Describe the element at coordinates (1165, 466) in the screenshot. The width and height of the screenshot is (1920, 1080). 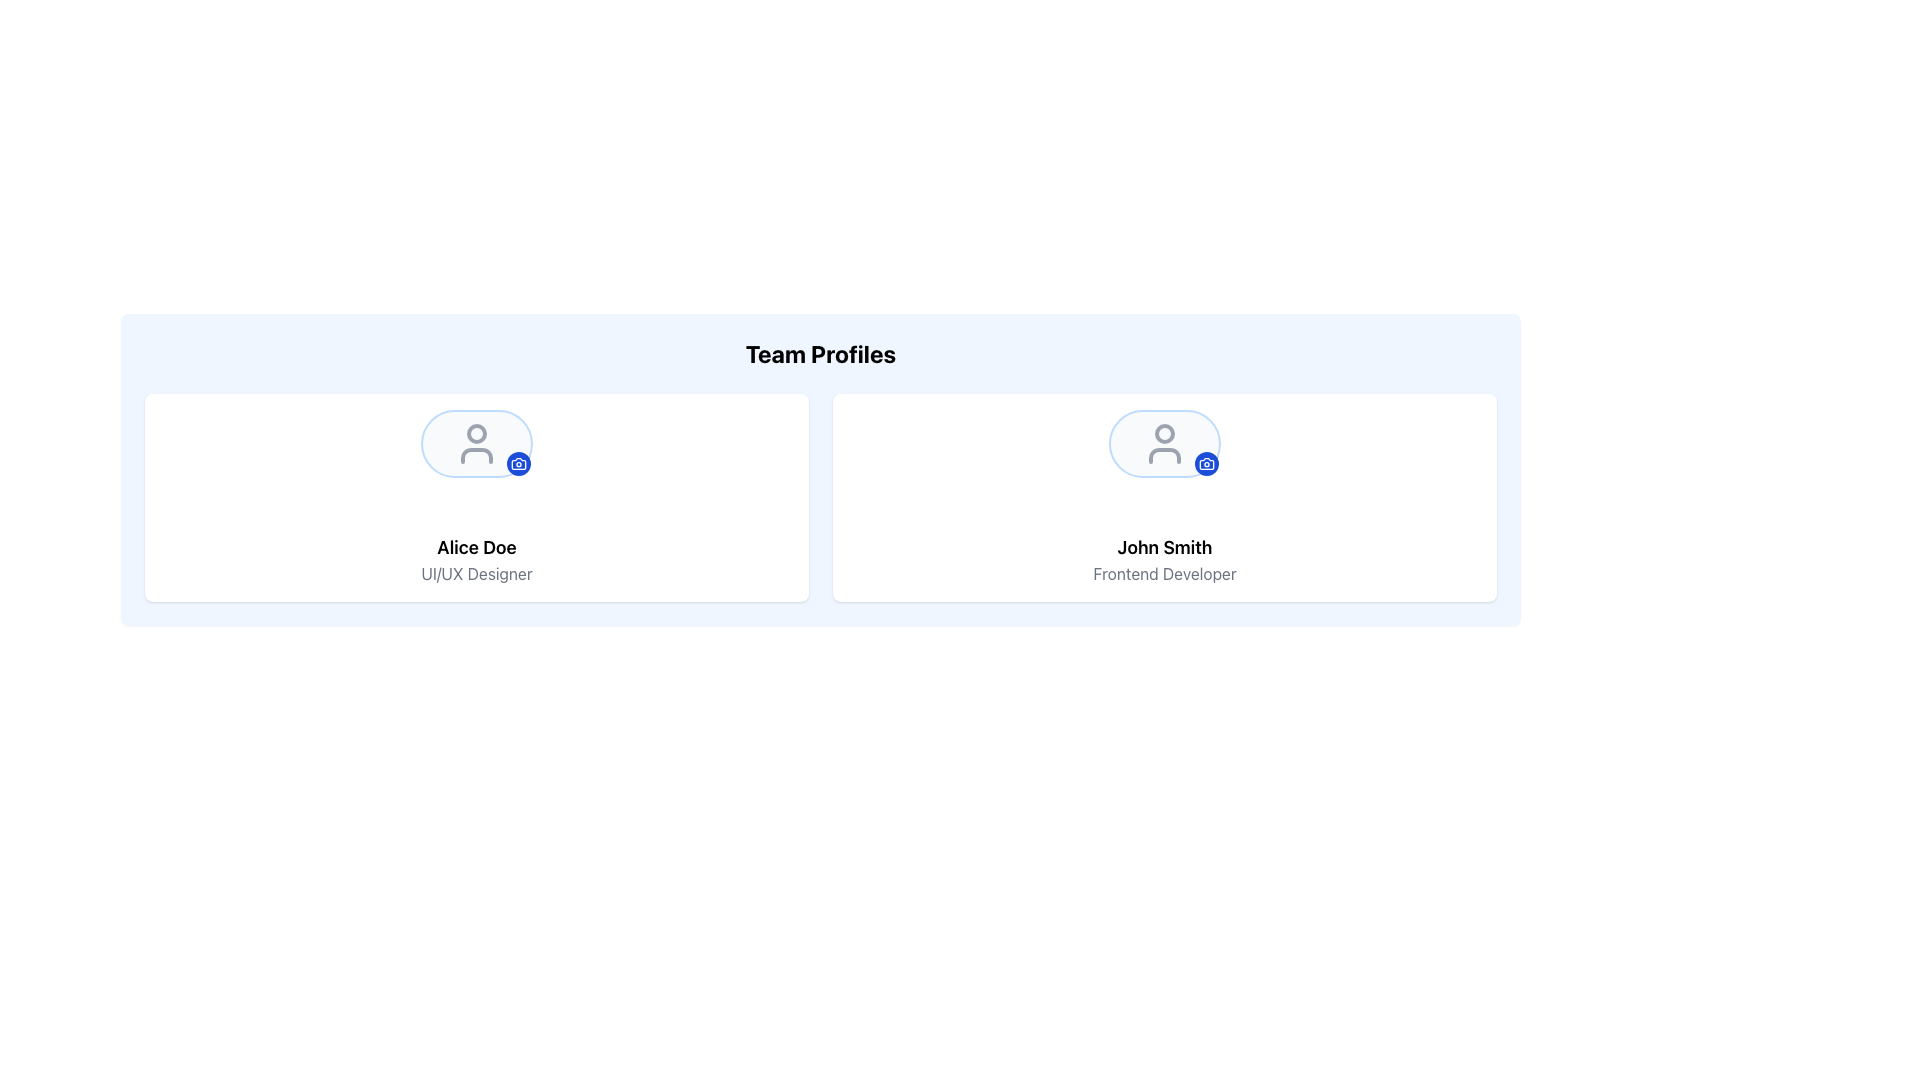
I see `the profile avatar placeholder for 'John Smith'` at that location.